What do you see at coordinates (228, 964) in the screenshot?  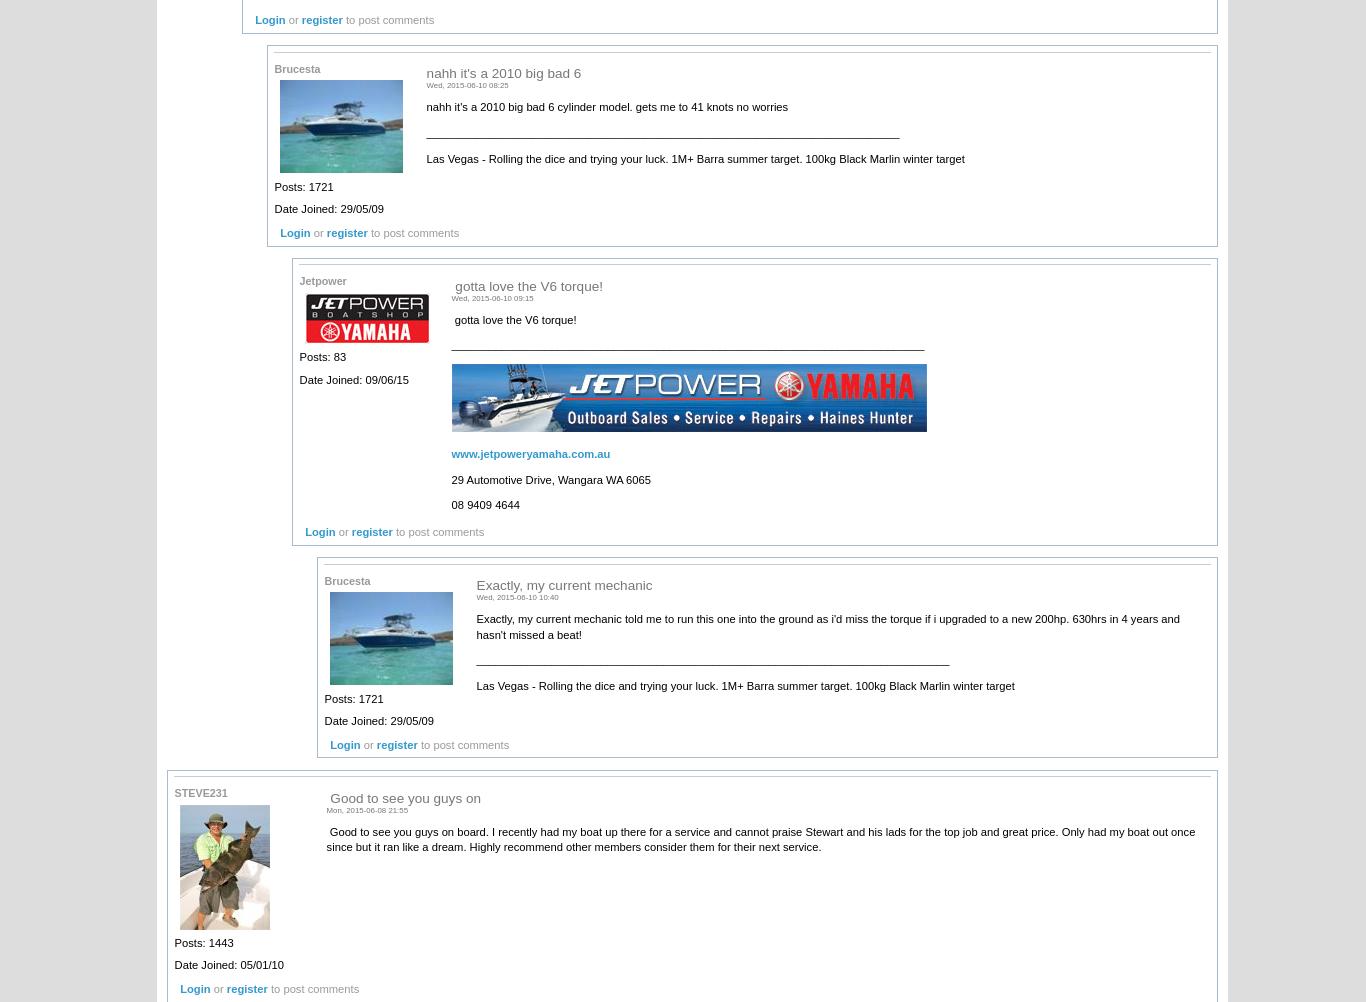 I see `'Date Joined: 05/01/10'` at bounding box center [228, 964].